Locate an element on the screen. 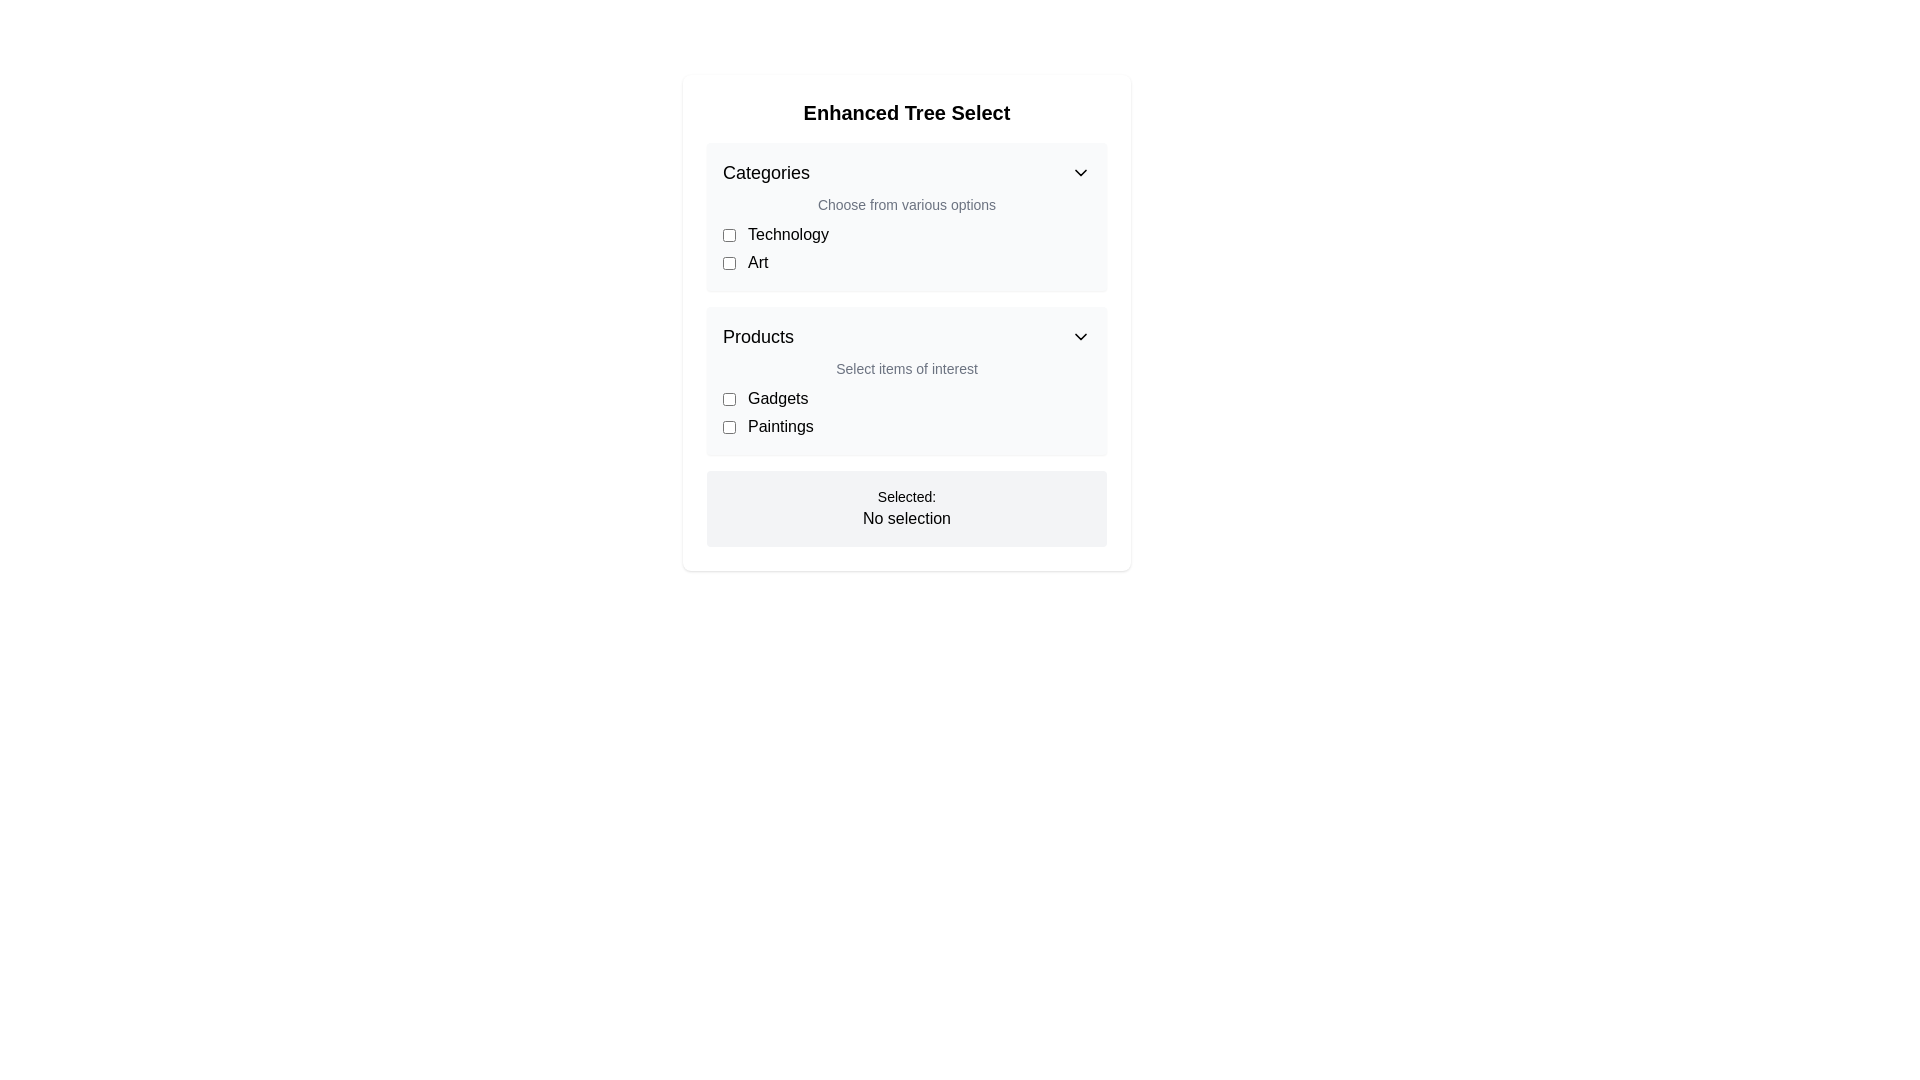 The image size is (1920, 1080). text label indicating the 'Paintings' category option, located to the right of the checkbox in the 'Products' section is located at coordinates (779, 426).